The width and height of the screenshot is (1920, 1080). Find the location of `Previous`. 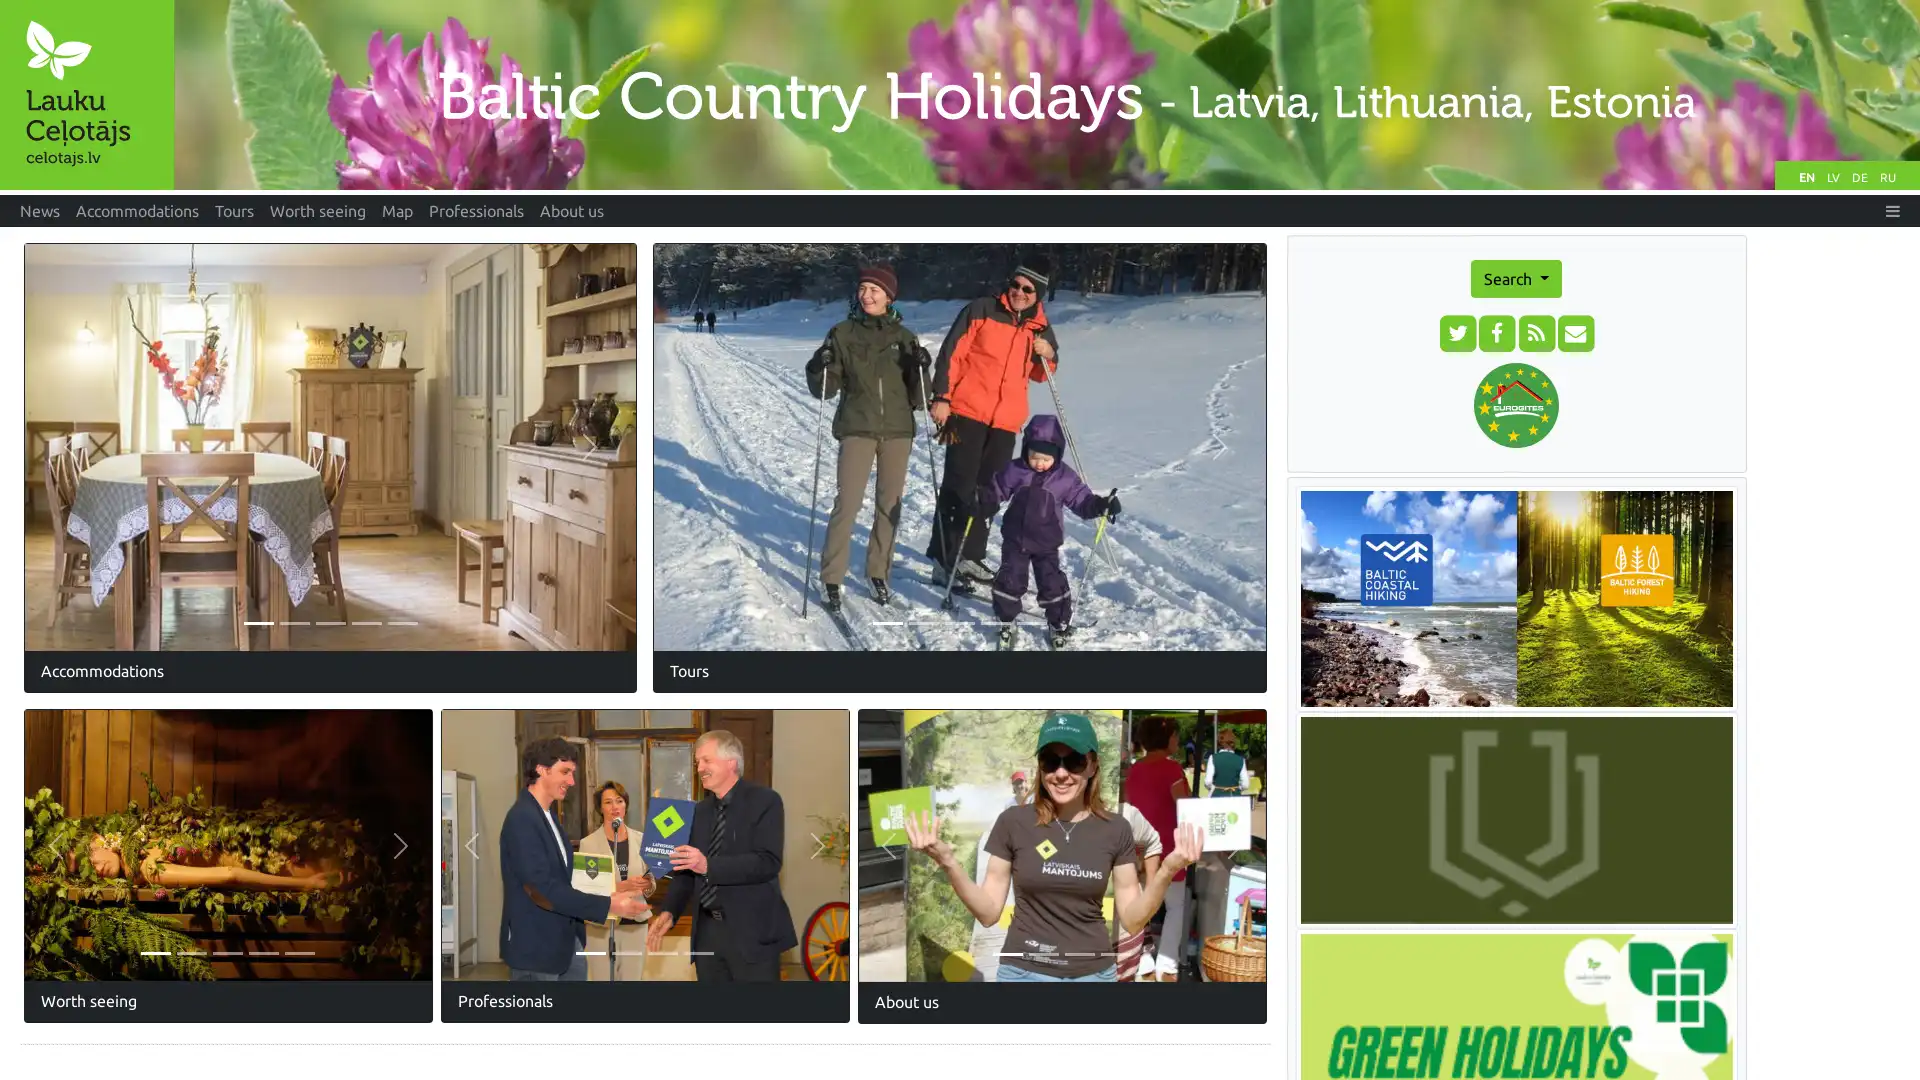

Previous is located at coordinates (470, 845).